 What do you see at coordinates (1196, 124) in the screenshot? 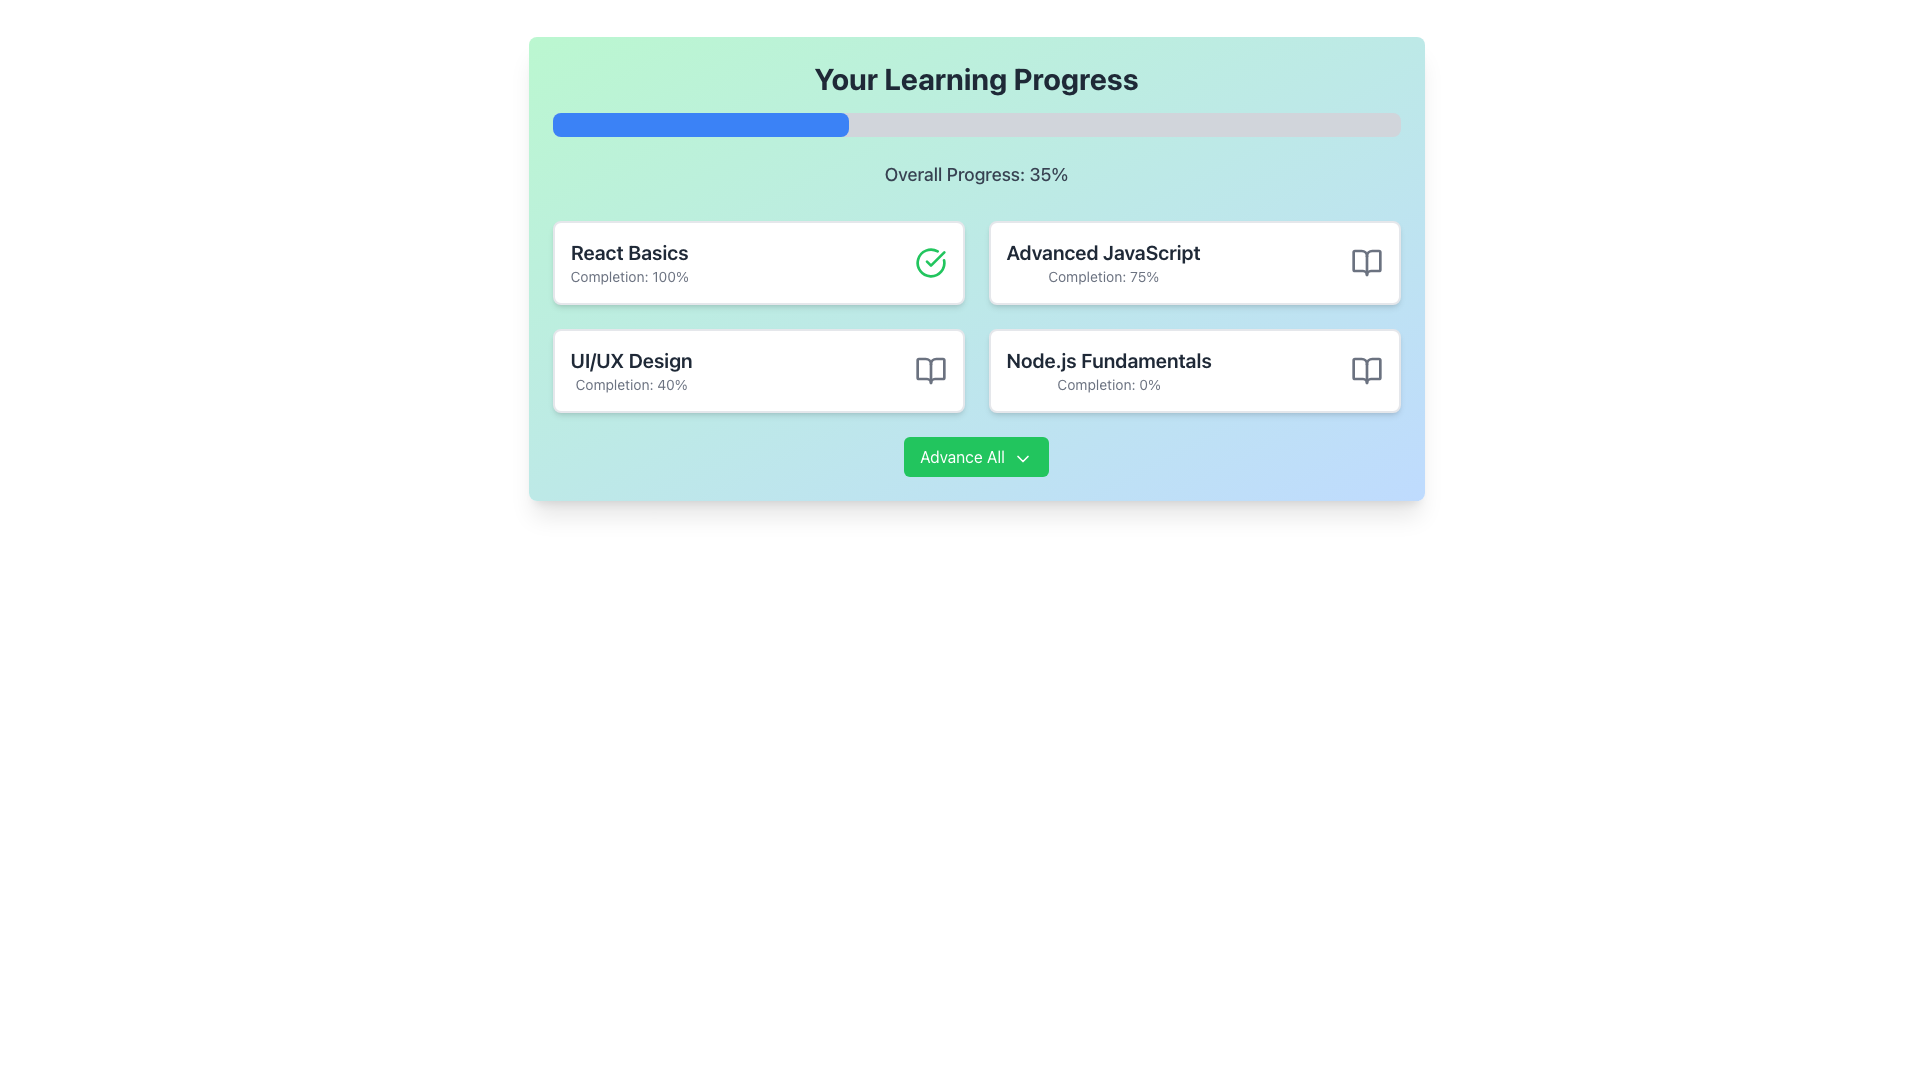
I see `progress` at bounding box center [1196, 124].